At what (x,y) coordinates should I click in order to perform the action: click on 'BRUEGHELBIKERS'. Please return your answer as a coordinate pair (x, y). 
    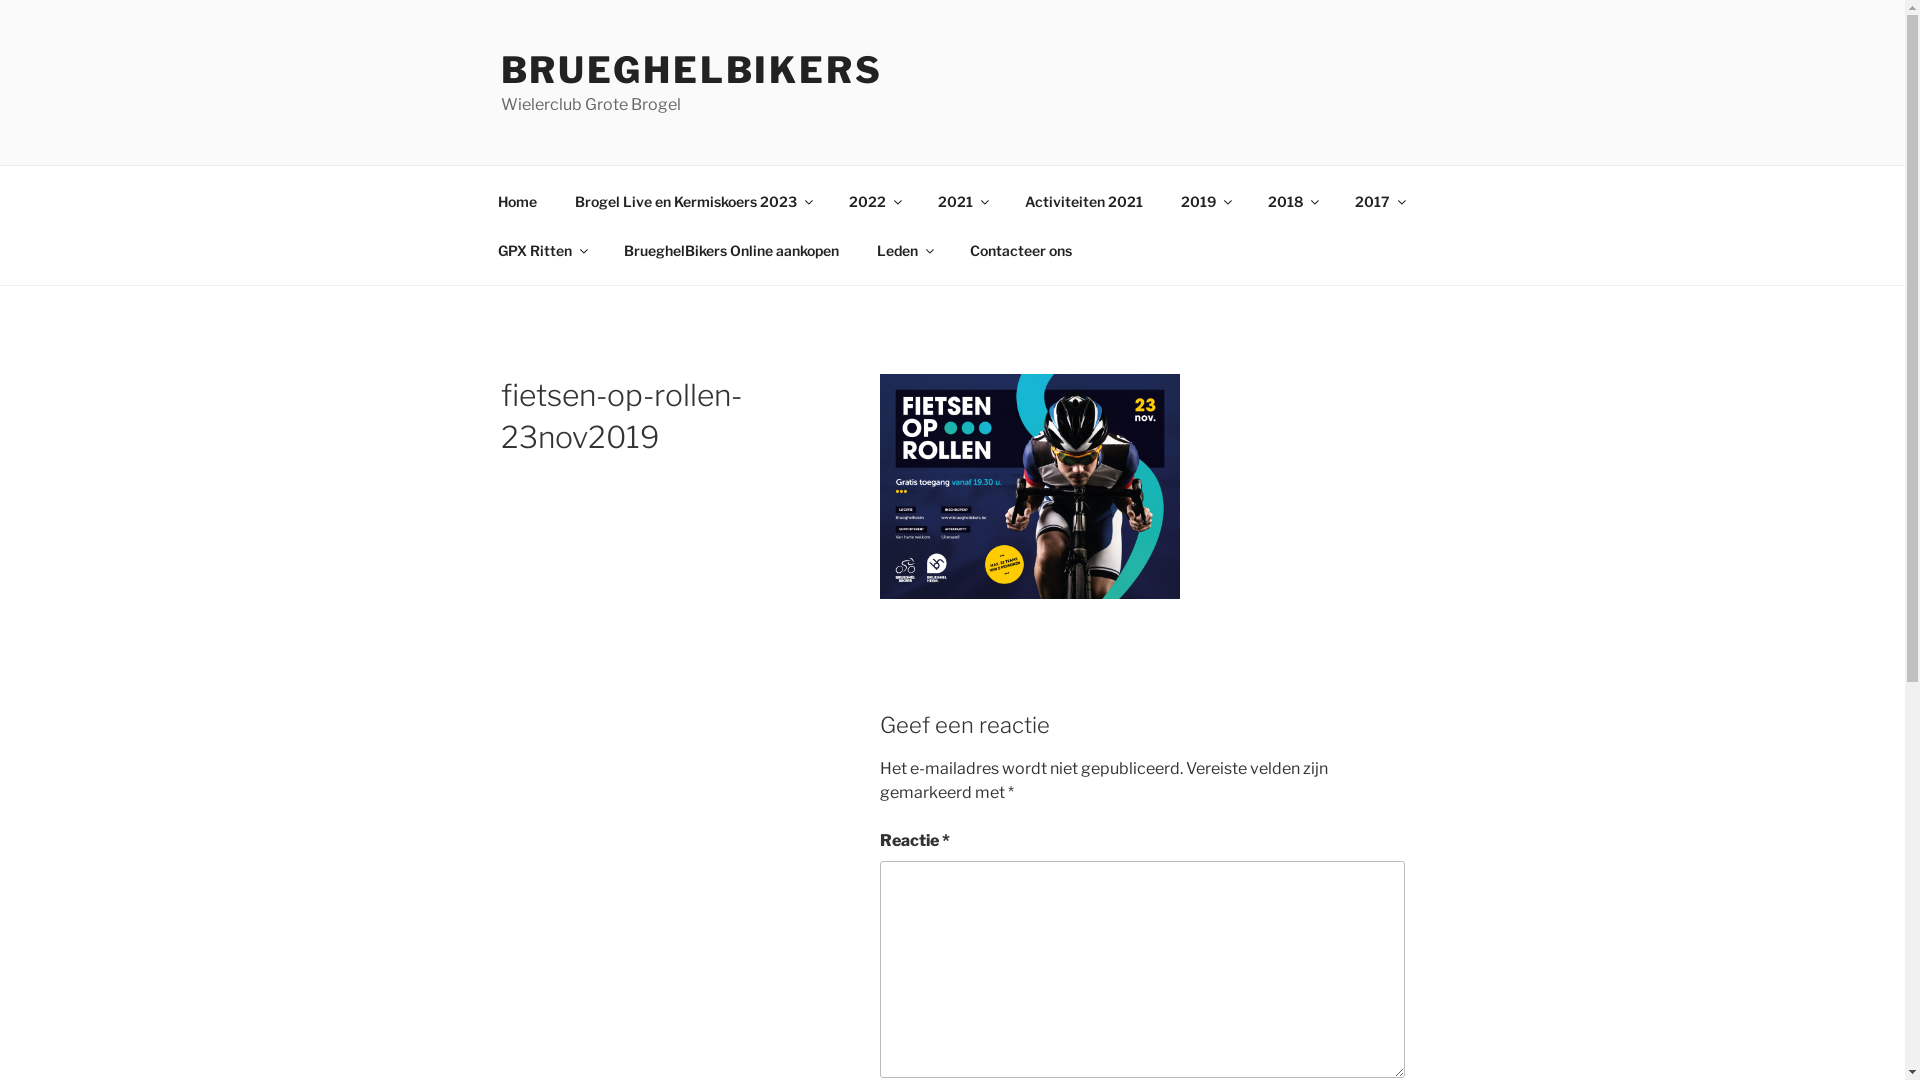
    Looking at the image, I should click on (691, 68).